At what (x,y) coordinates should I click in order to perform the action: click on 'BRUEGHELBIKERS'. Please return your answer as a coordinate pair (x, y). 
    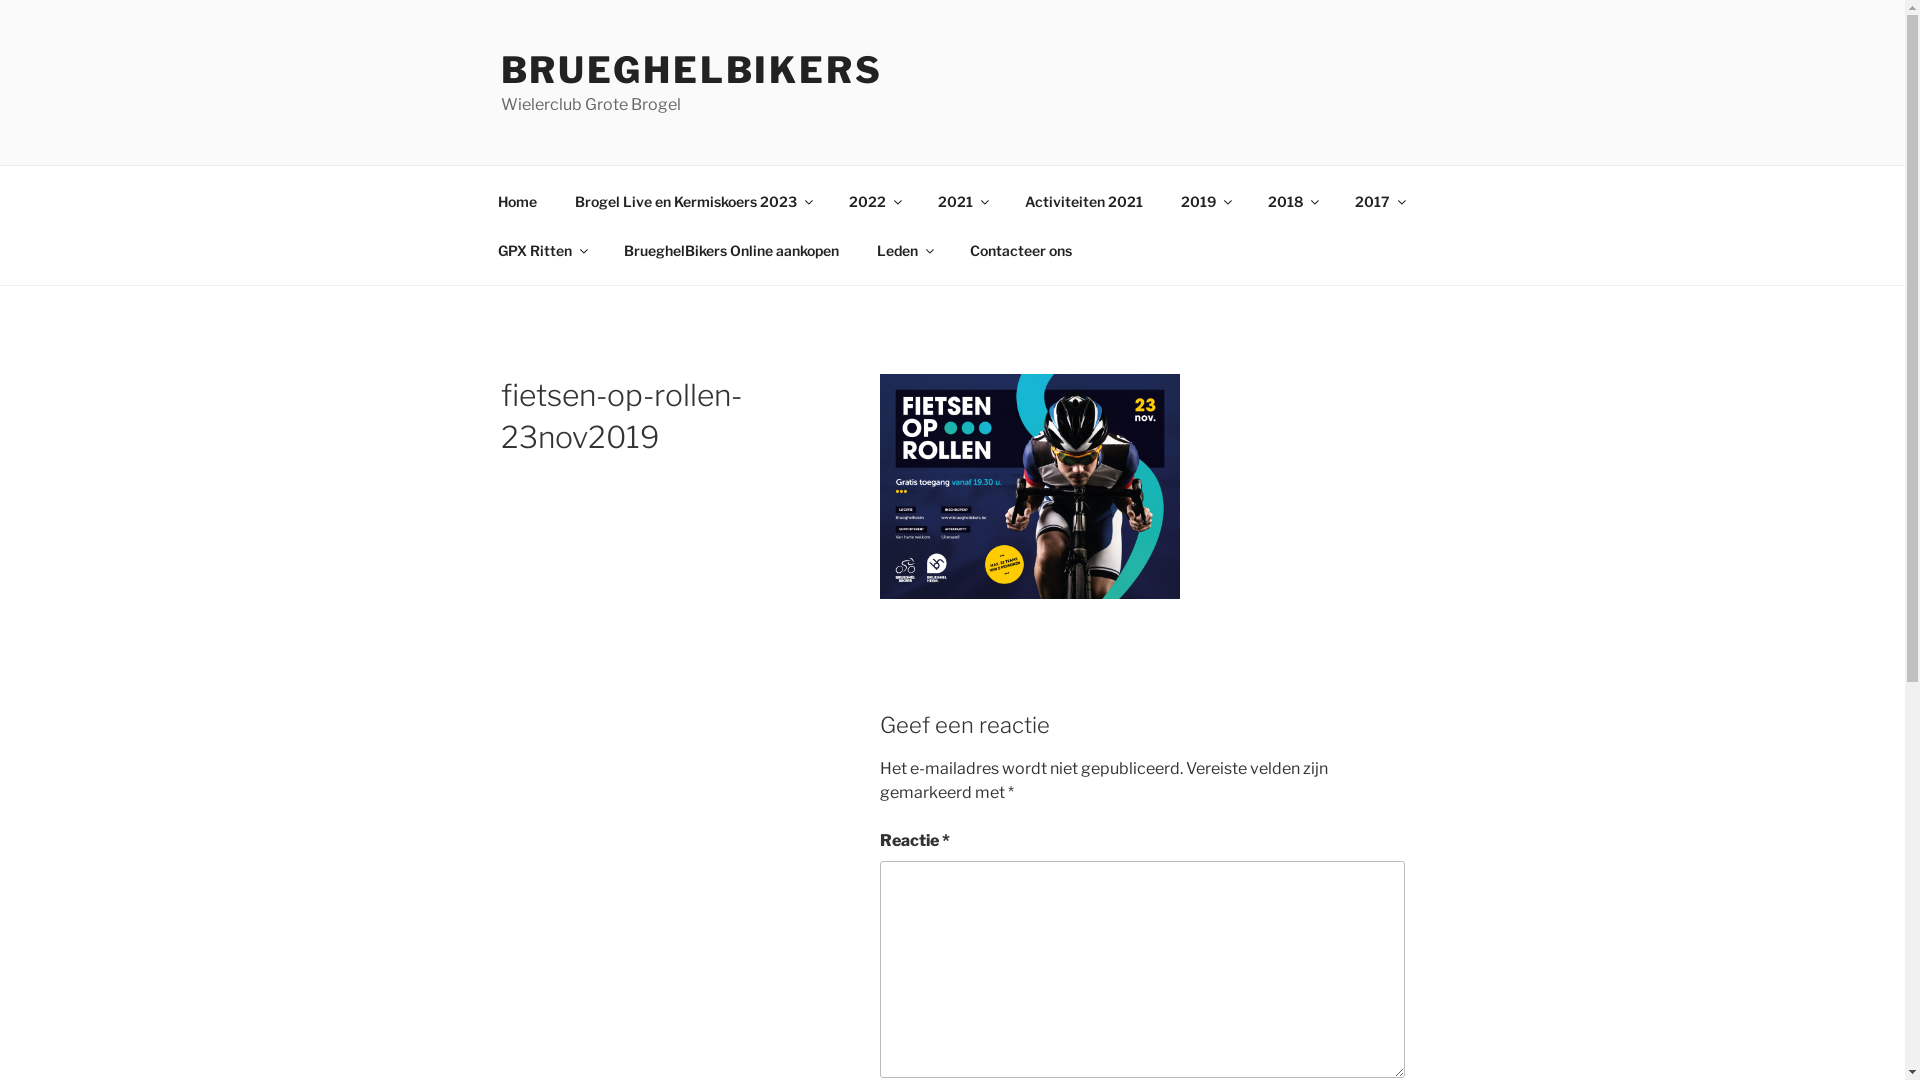
    Looking at the image, I should click on (691, 68).